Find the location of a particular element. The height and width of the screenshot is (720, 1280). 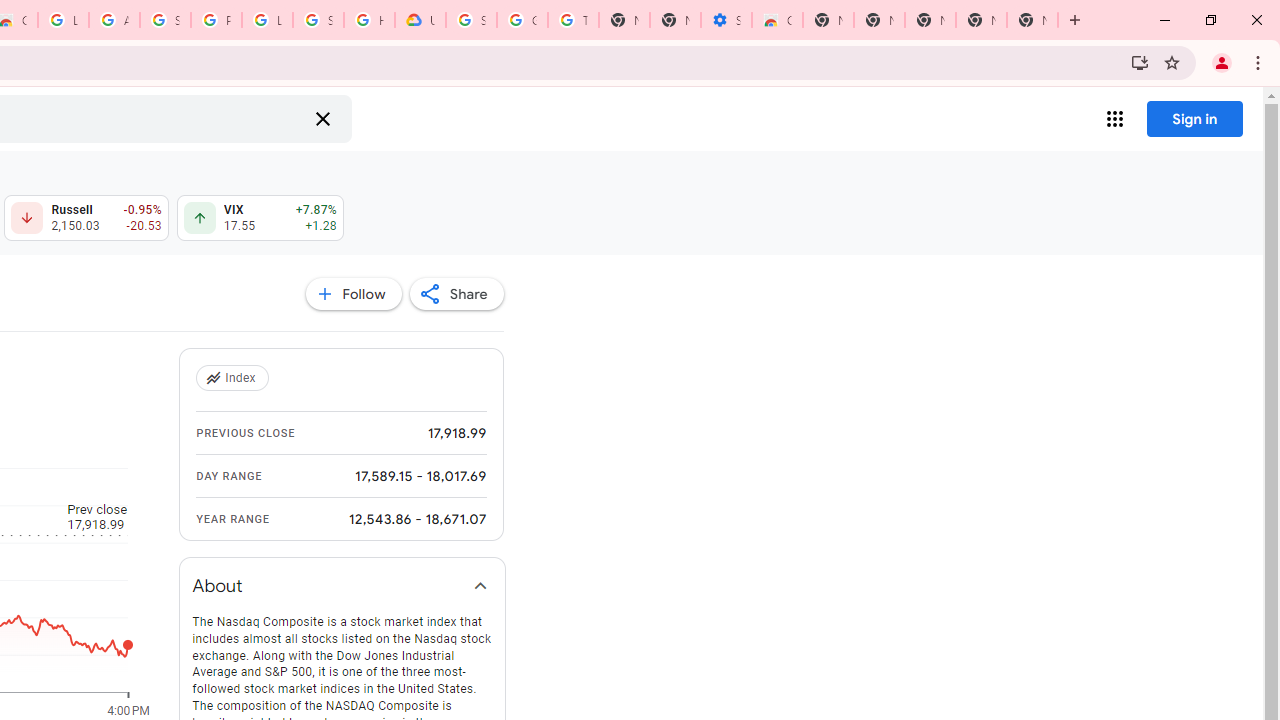

'Sign in' is located at coordinates (1194, 118).